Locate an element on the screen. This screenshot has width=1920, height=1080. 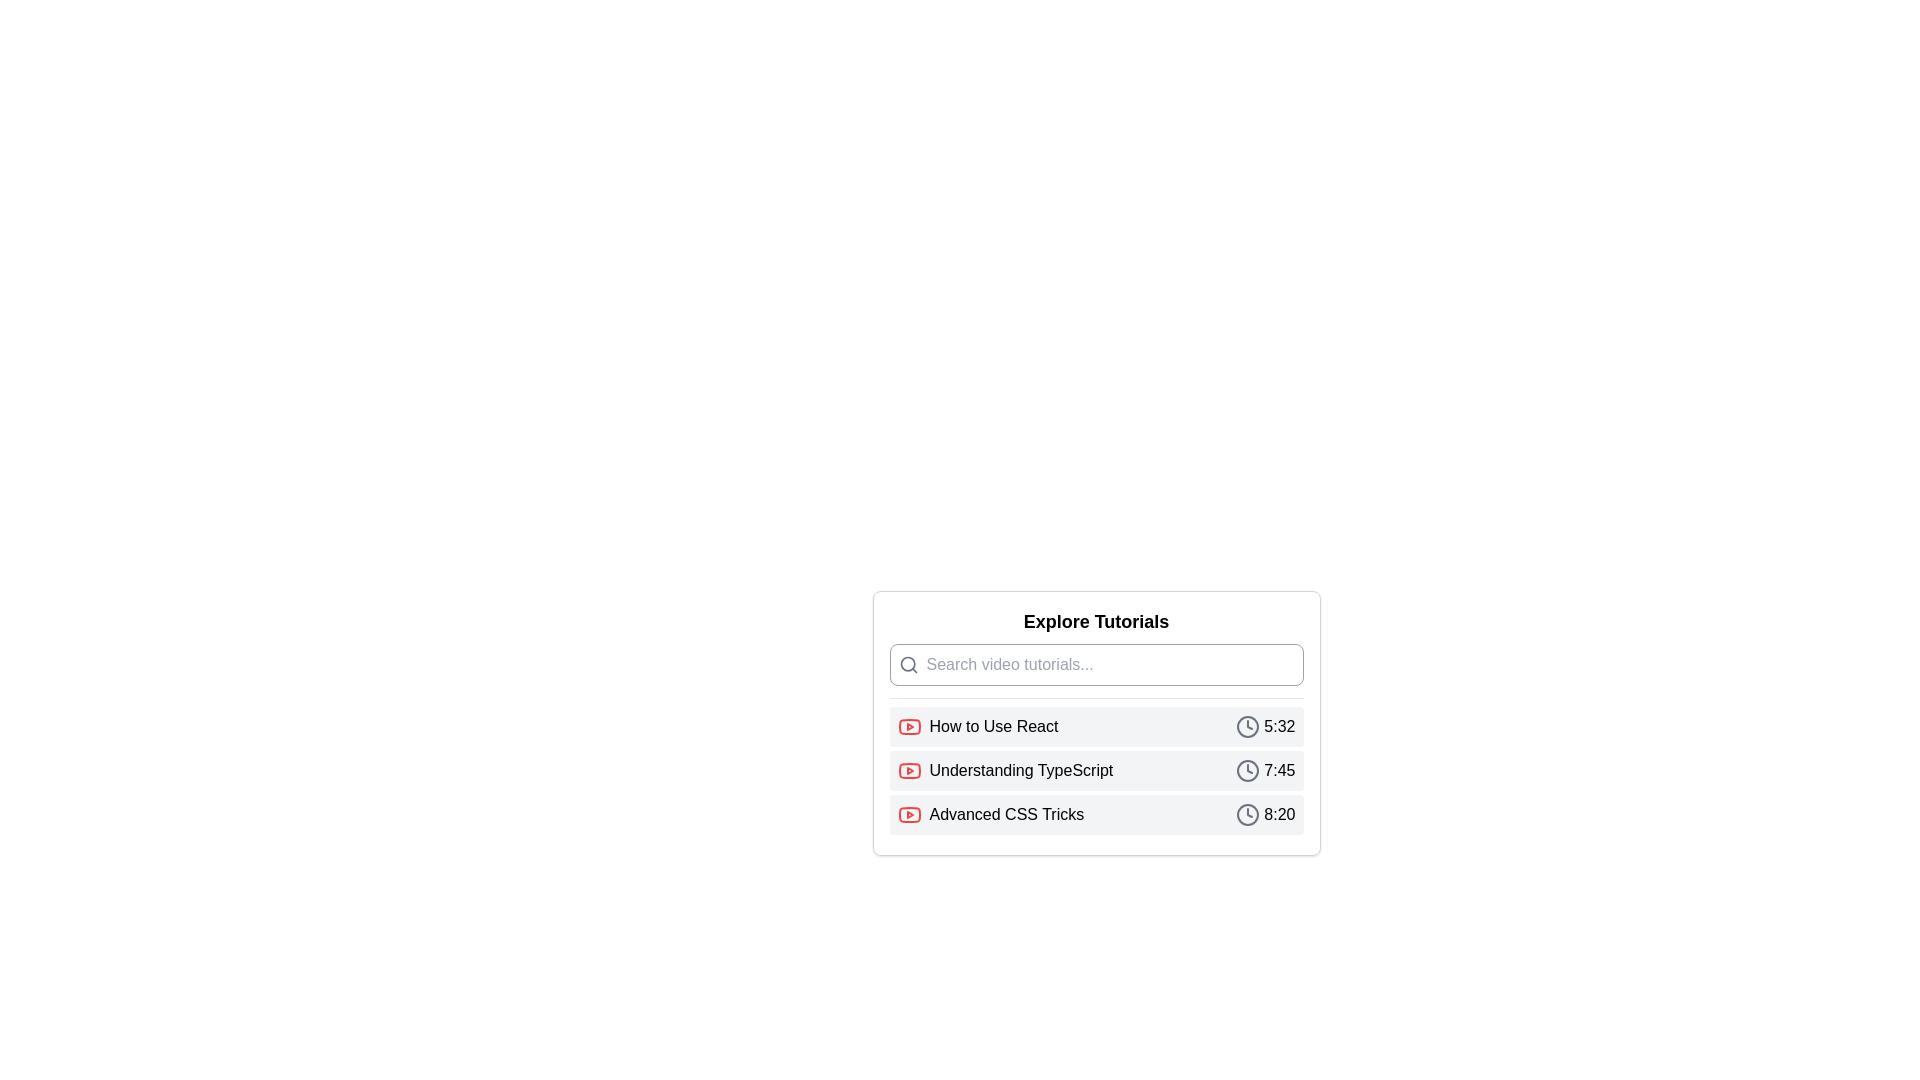
static text label displaying '5:32', which is positioned to the right of the clock icon in the tutorial interface is located at coordinates (1278, 726).